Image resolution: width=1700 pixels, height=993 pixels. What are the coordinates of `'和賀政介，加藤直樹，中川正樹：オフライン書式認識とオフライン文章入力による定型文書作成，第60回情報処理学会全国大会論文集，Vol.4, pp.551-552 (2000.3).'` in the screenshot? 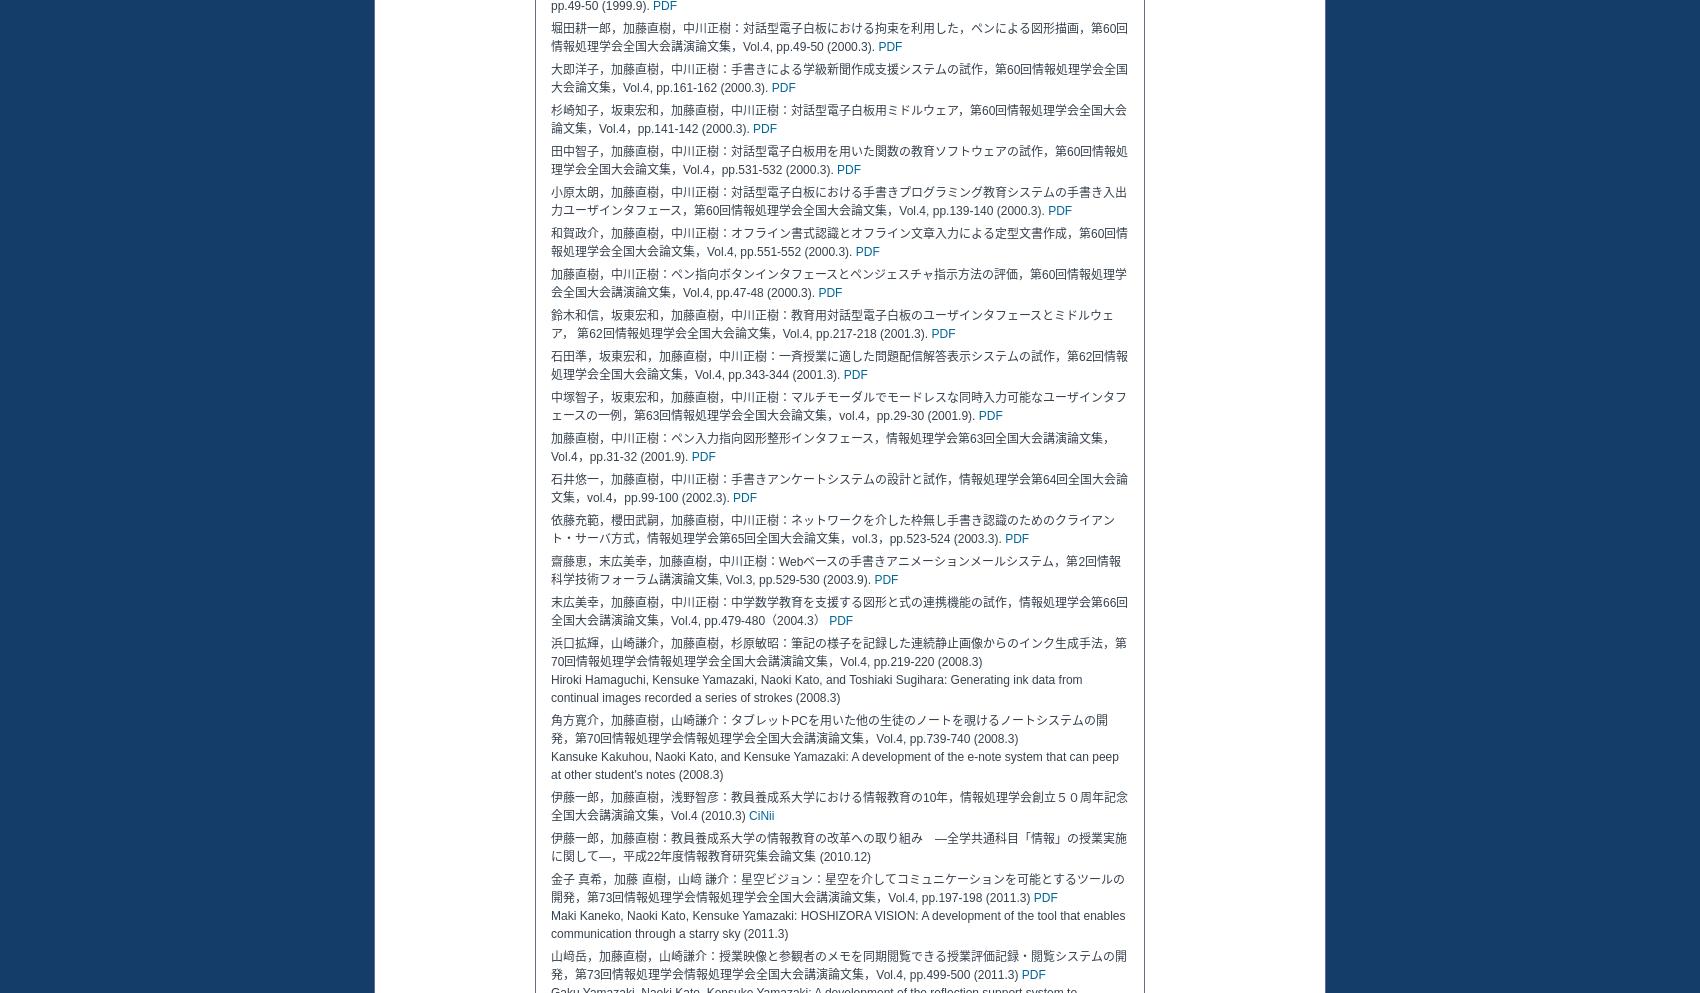 It's located at (838, 241).